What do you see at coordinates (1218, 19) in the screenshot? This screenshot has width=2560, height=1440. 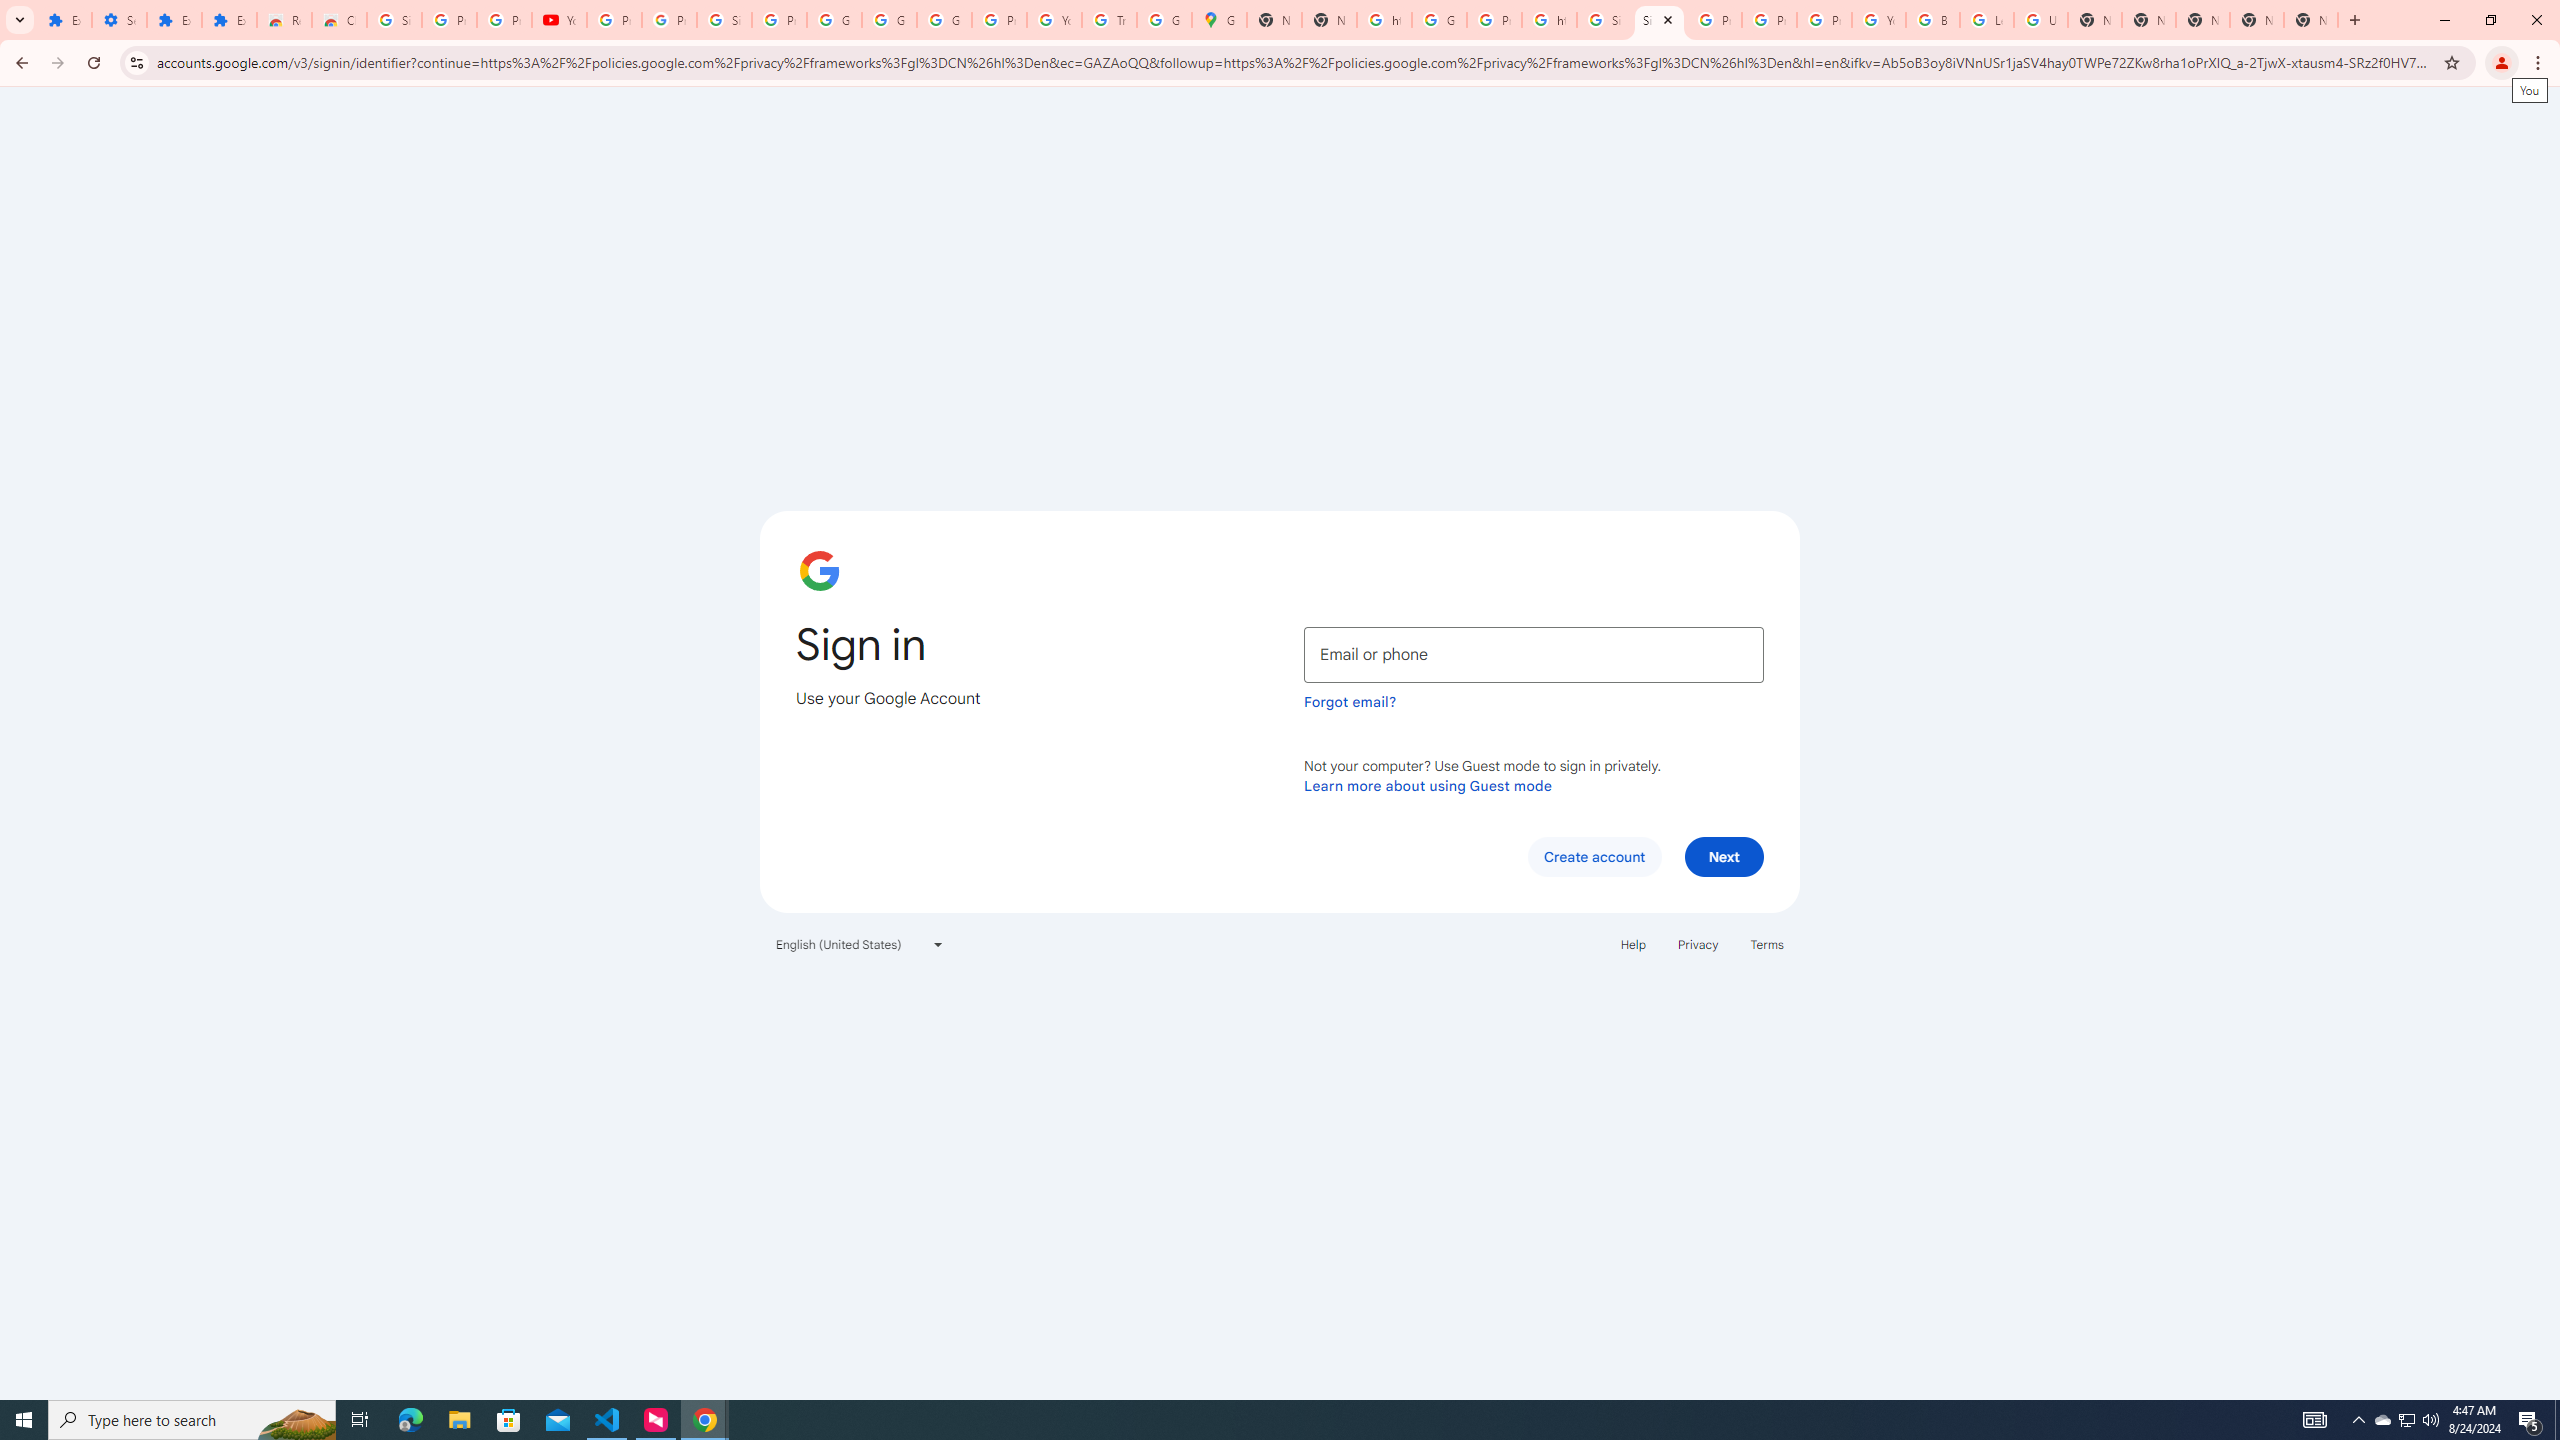 I see `'Google Maps'` at bounding box center [1218, 19].